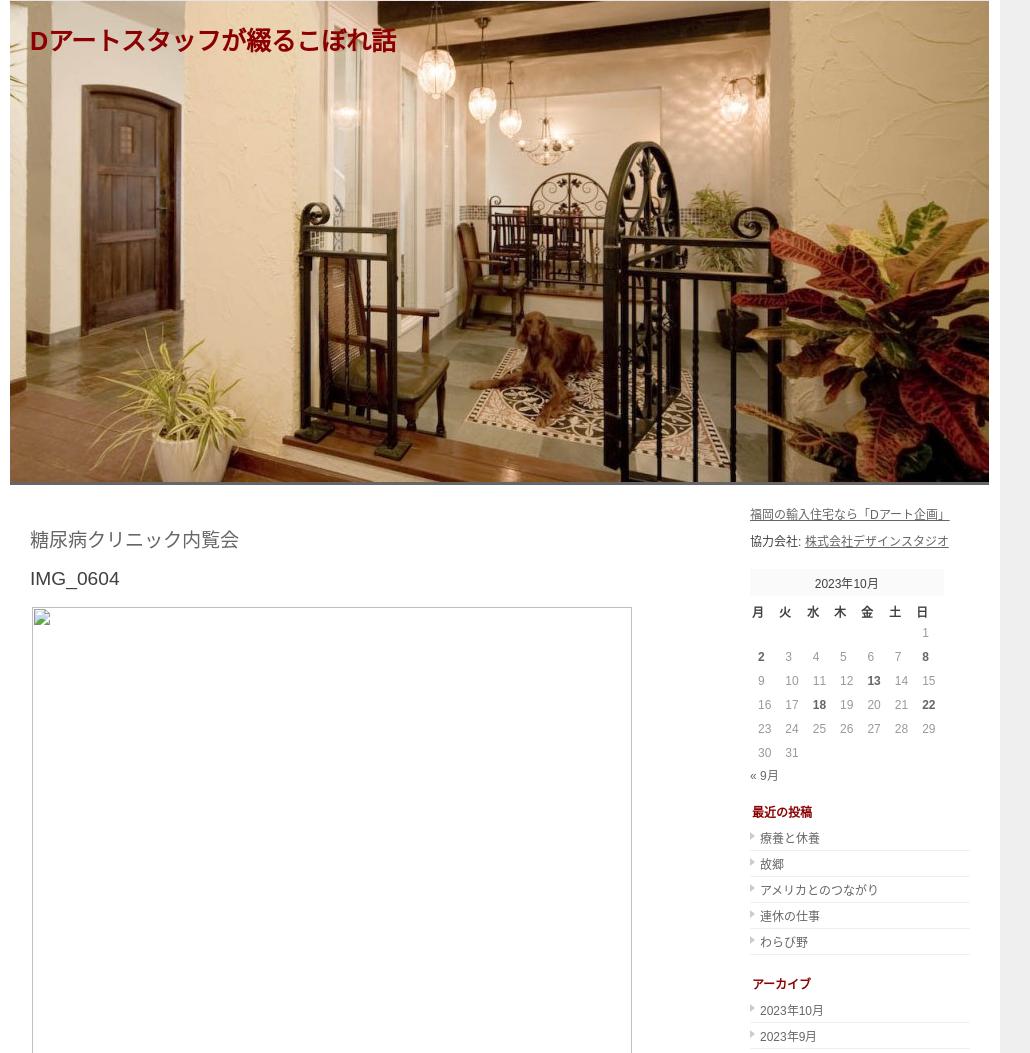 Image resolution: width=1030 pixels, height=1053 pixels. I want to click on '6', so click(870, 655).